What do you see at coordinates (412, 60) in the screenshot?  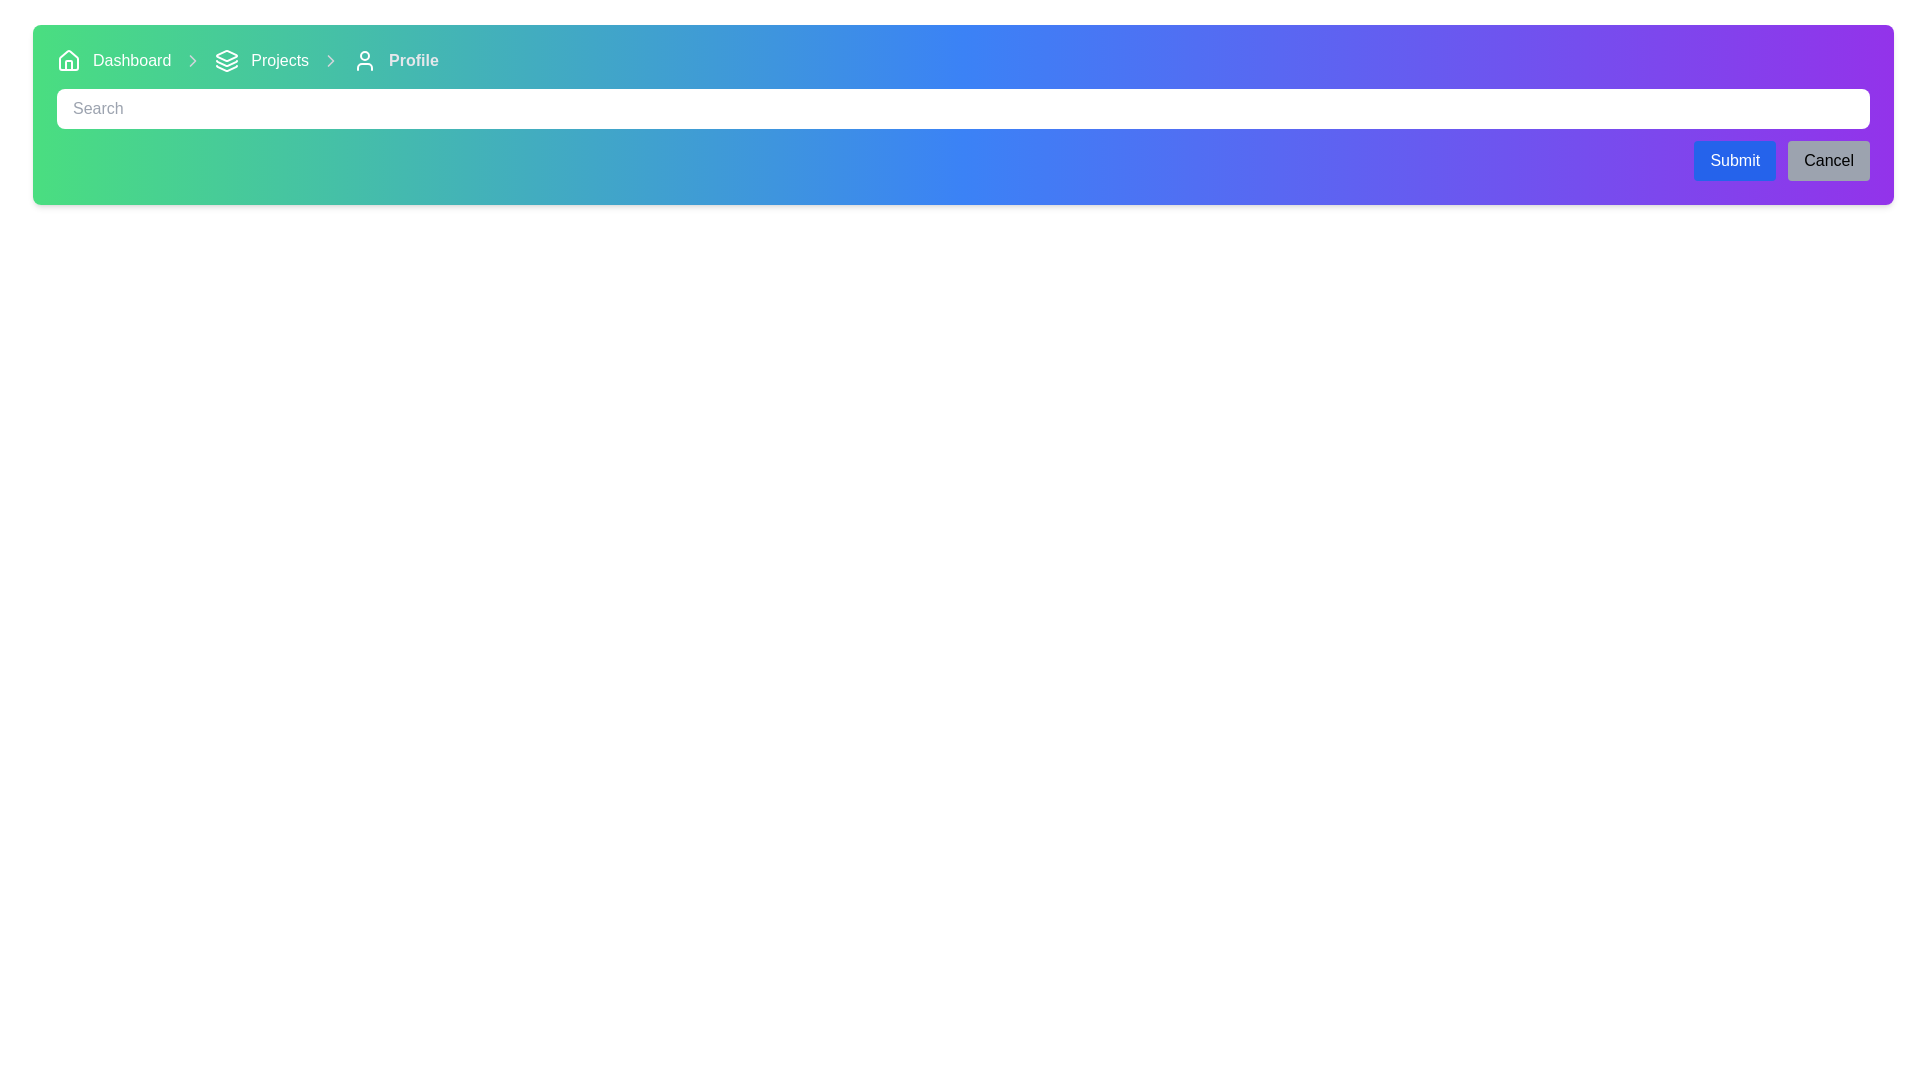 I see `the 'Profile' text label displayed in bold gray font, which is the last item in the breadcrumb navigation bar` at bounding box center [412, 60].